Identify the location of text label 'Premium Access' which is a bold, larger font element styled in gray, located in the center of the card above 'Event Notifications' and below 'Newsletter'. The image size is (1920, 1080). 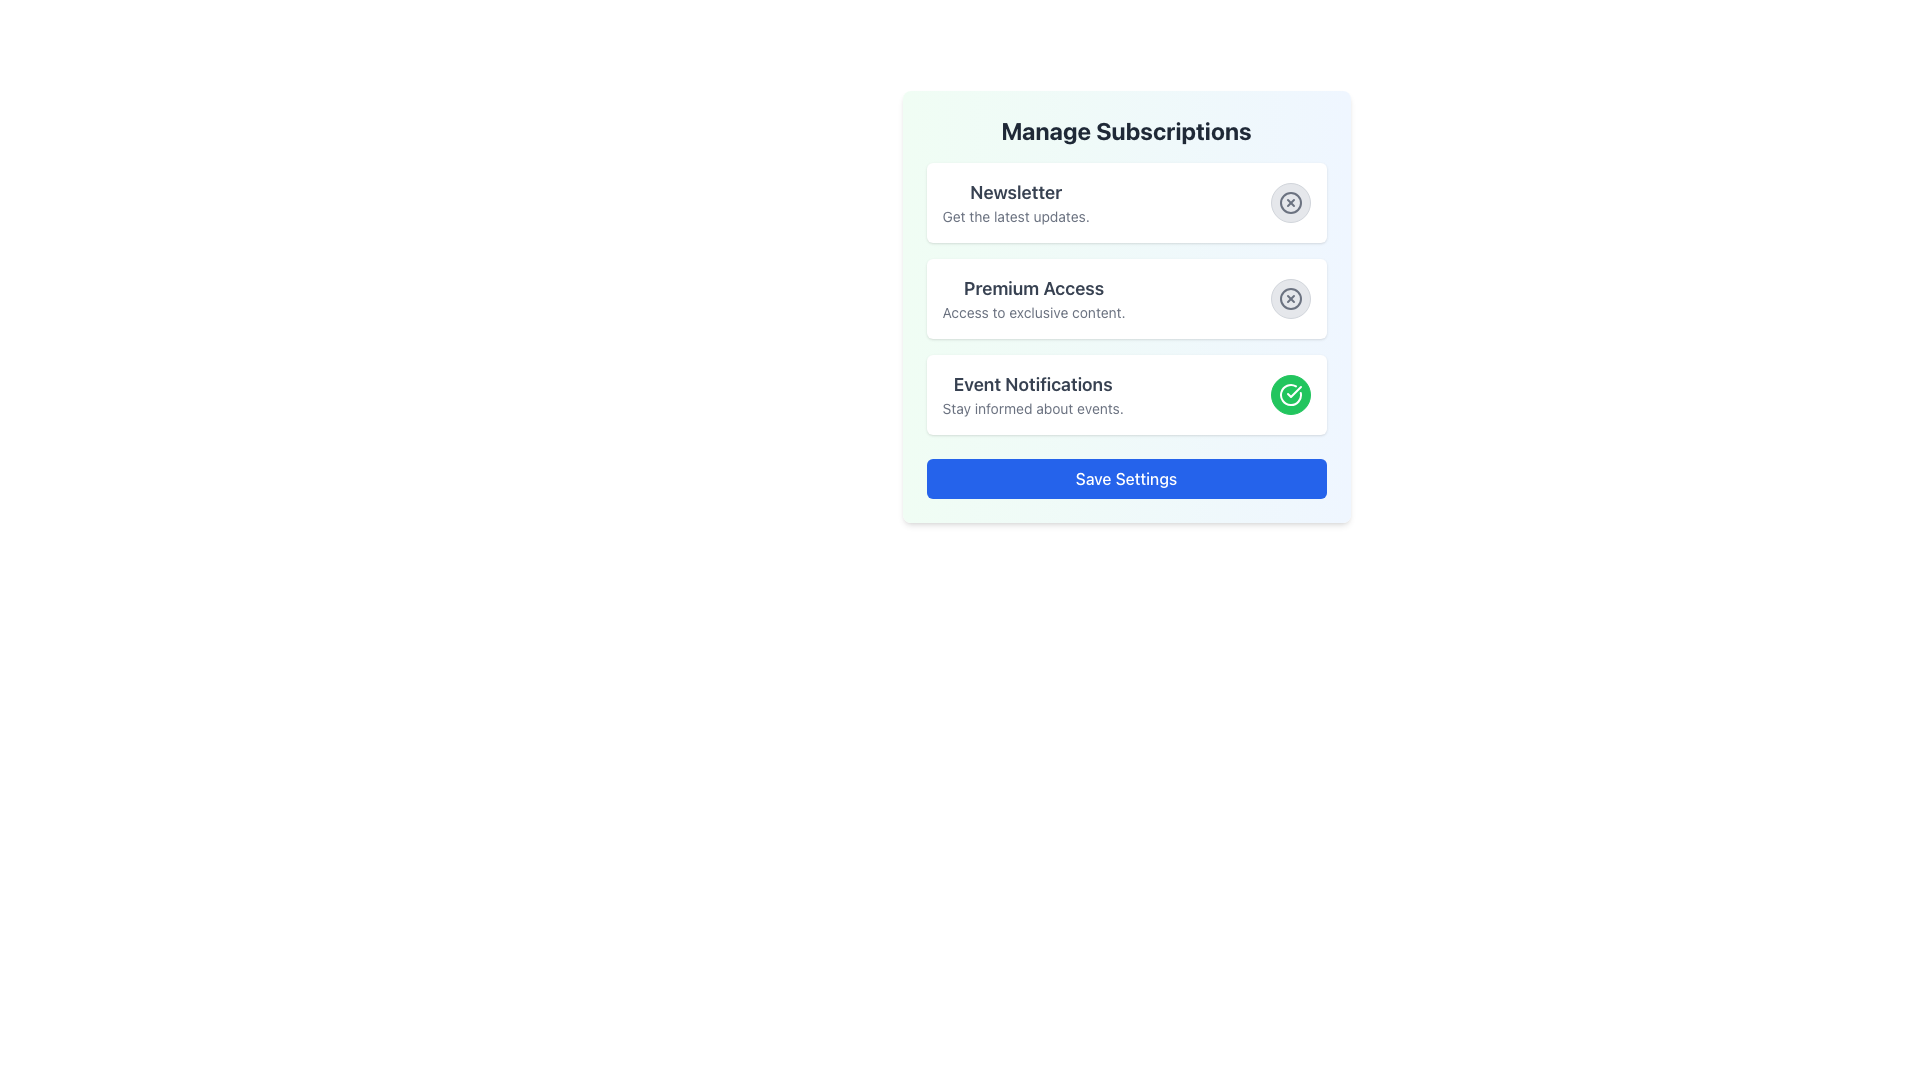
(1034, 289).